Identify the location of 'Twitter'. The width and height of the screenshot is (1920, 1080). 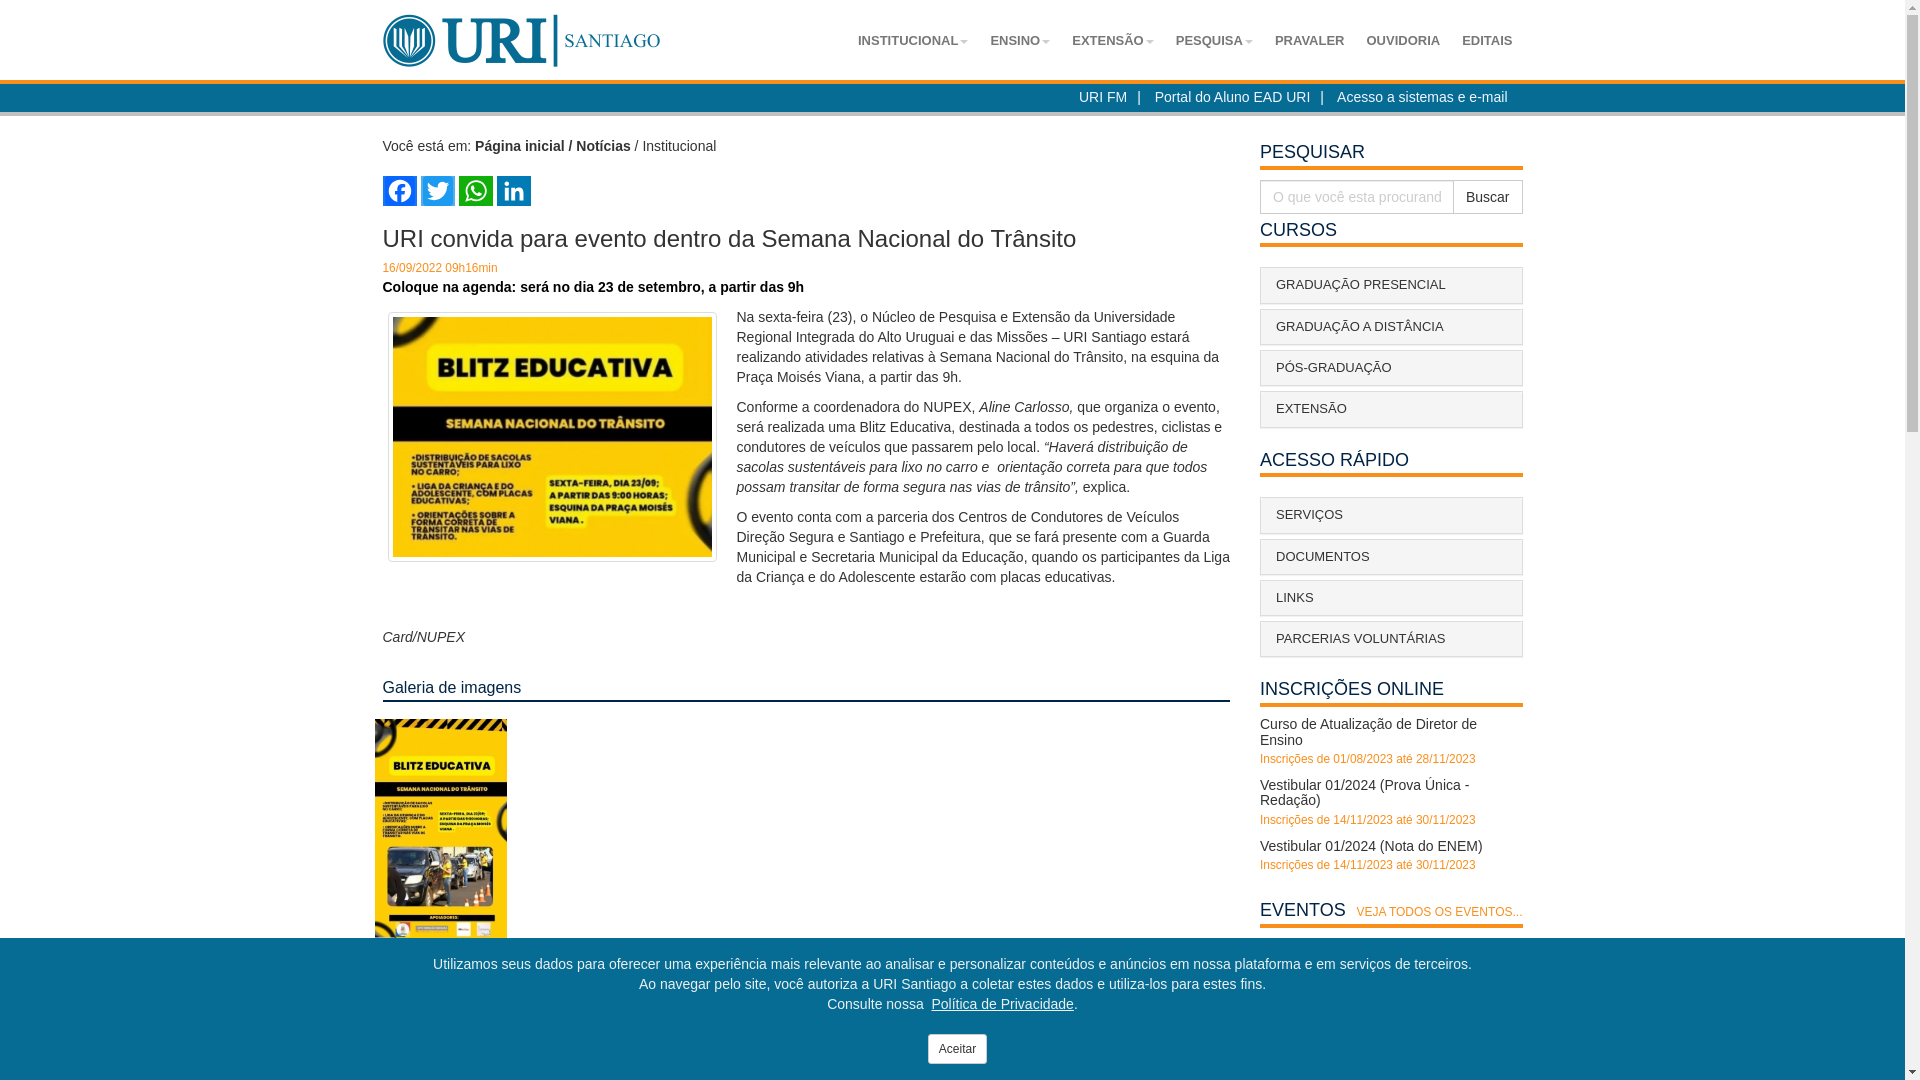
(435, 191).